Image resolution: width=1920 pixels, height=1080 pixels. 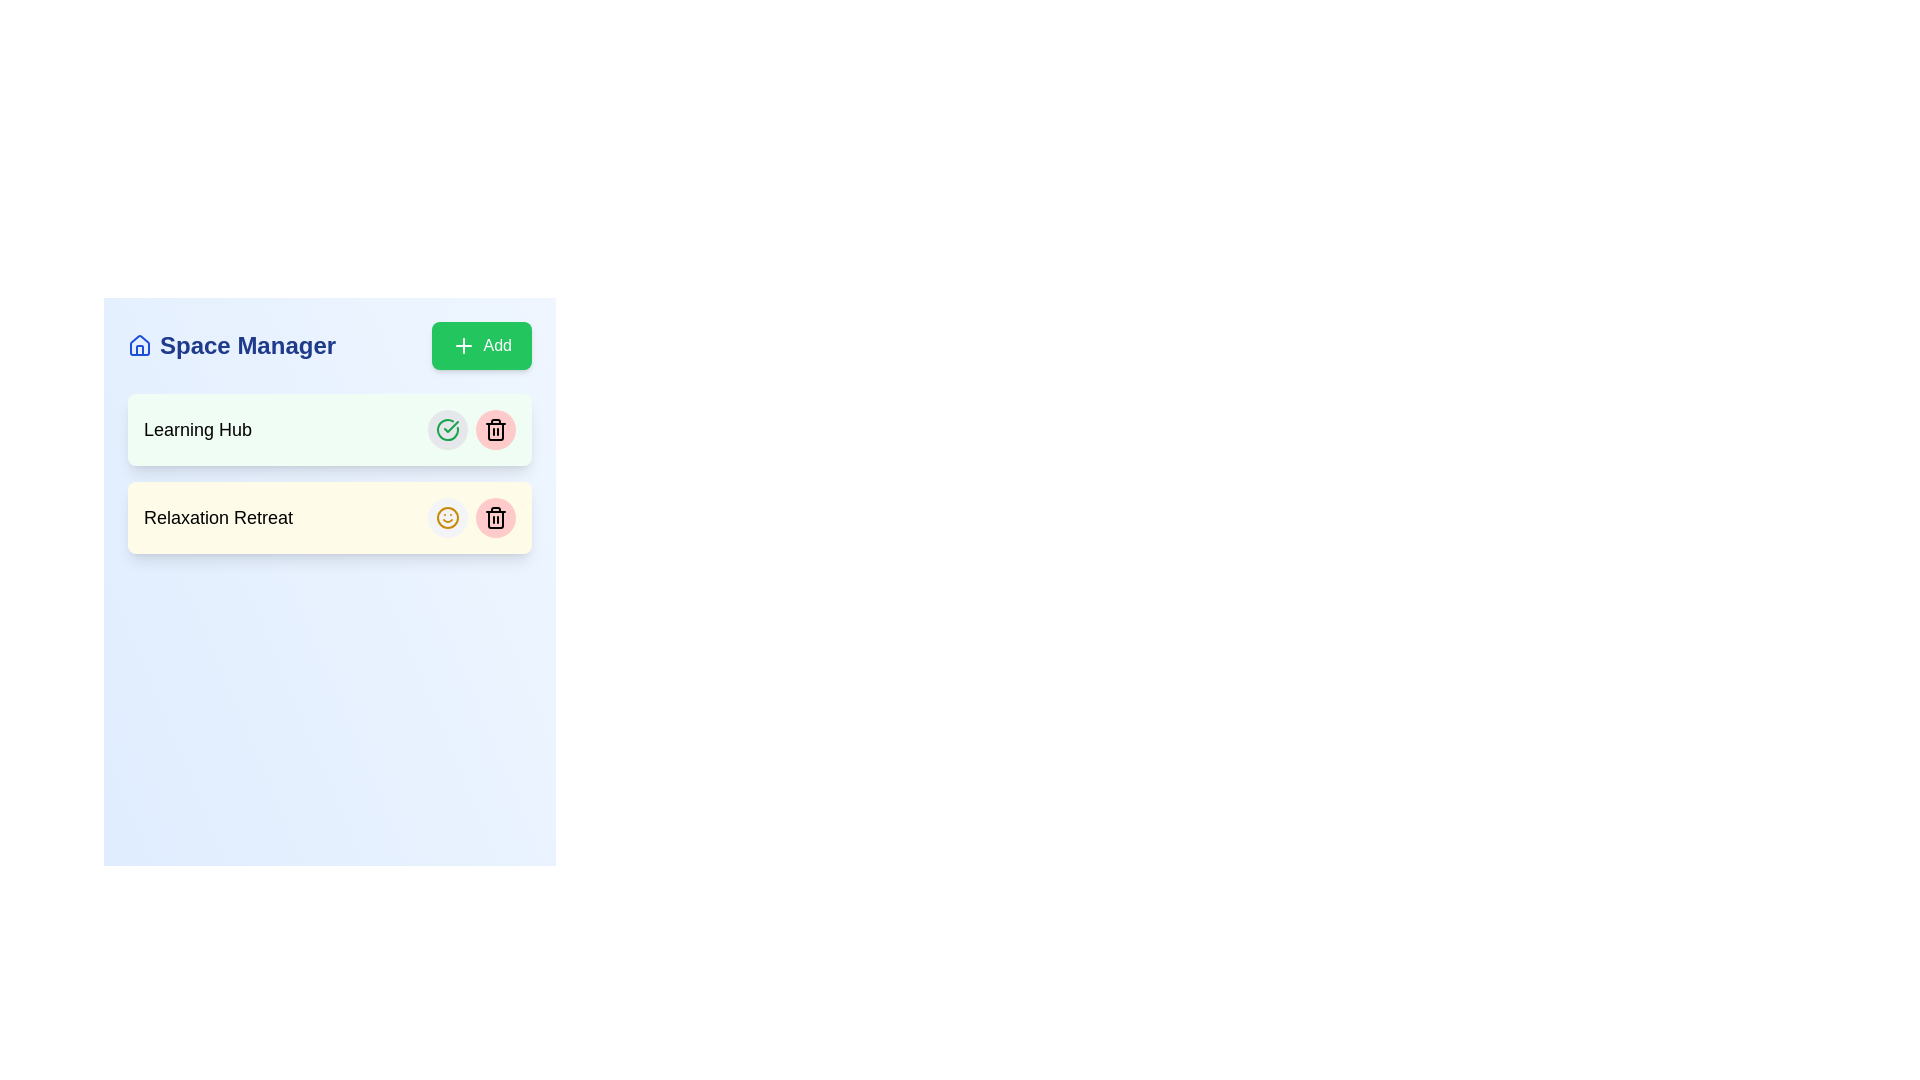 What do you see at coordinates (138, 345) in the screenshot?
I see `the 'home' icon located at the far left of the 'Space Manager' section's header, just before the text 'Space Manager'` at bounding box center [138, 345].